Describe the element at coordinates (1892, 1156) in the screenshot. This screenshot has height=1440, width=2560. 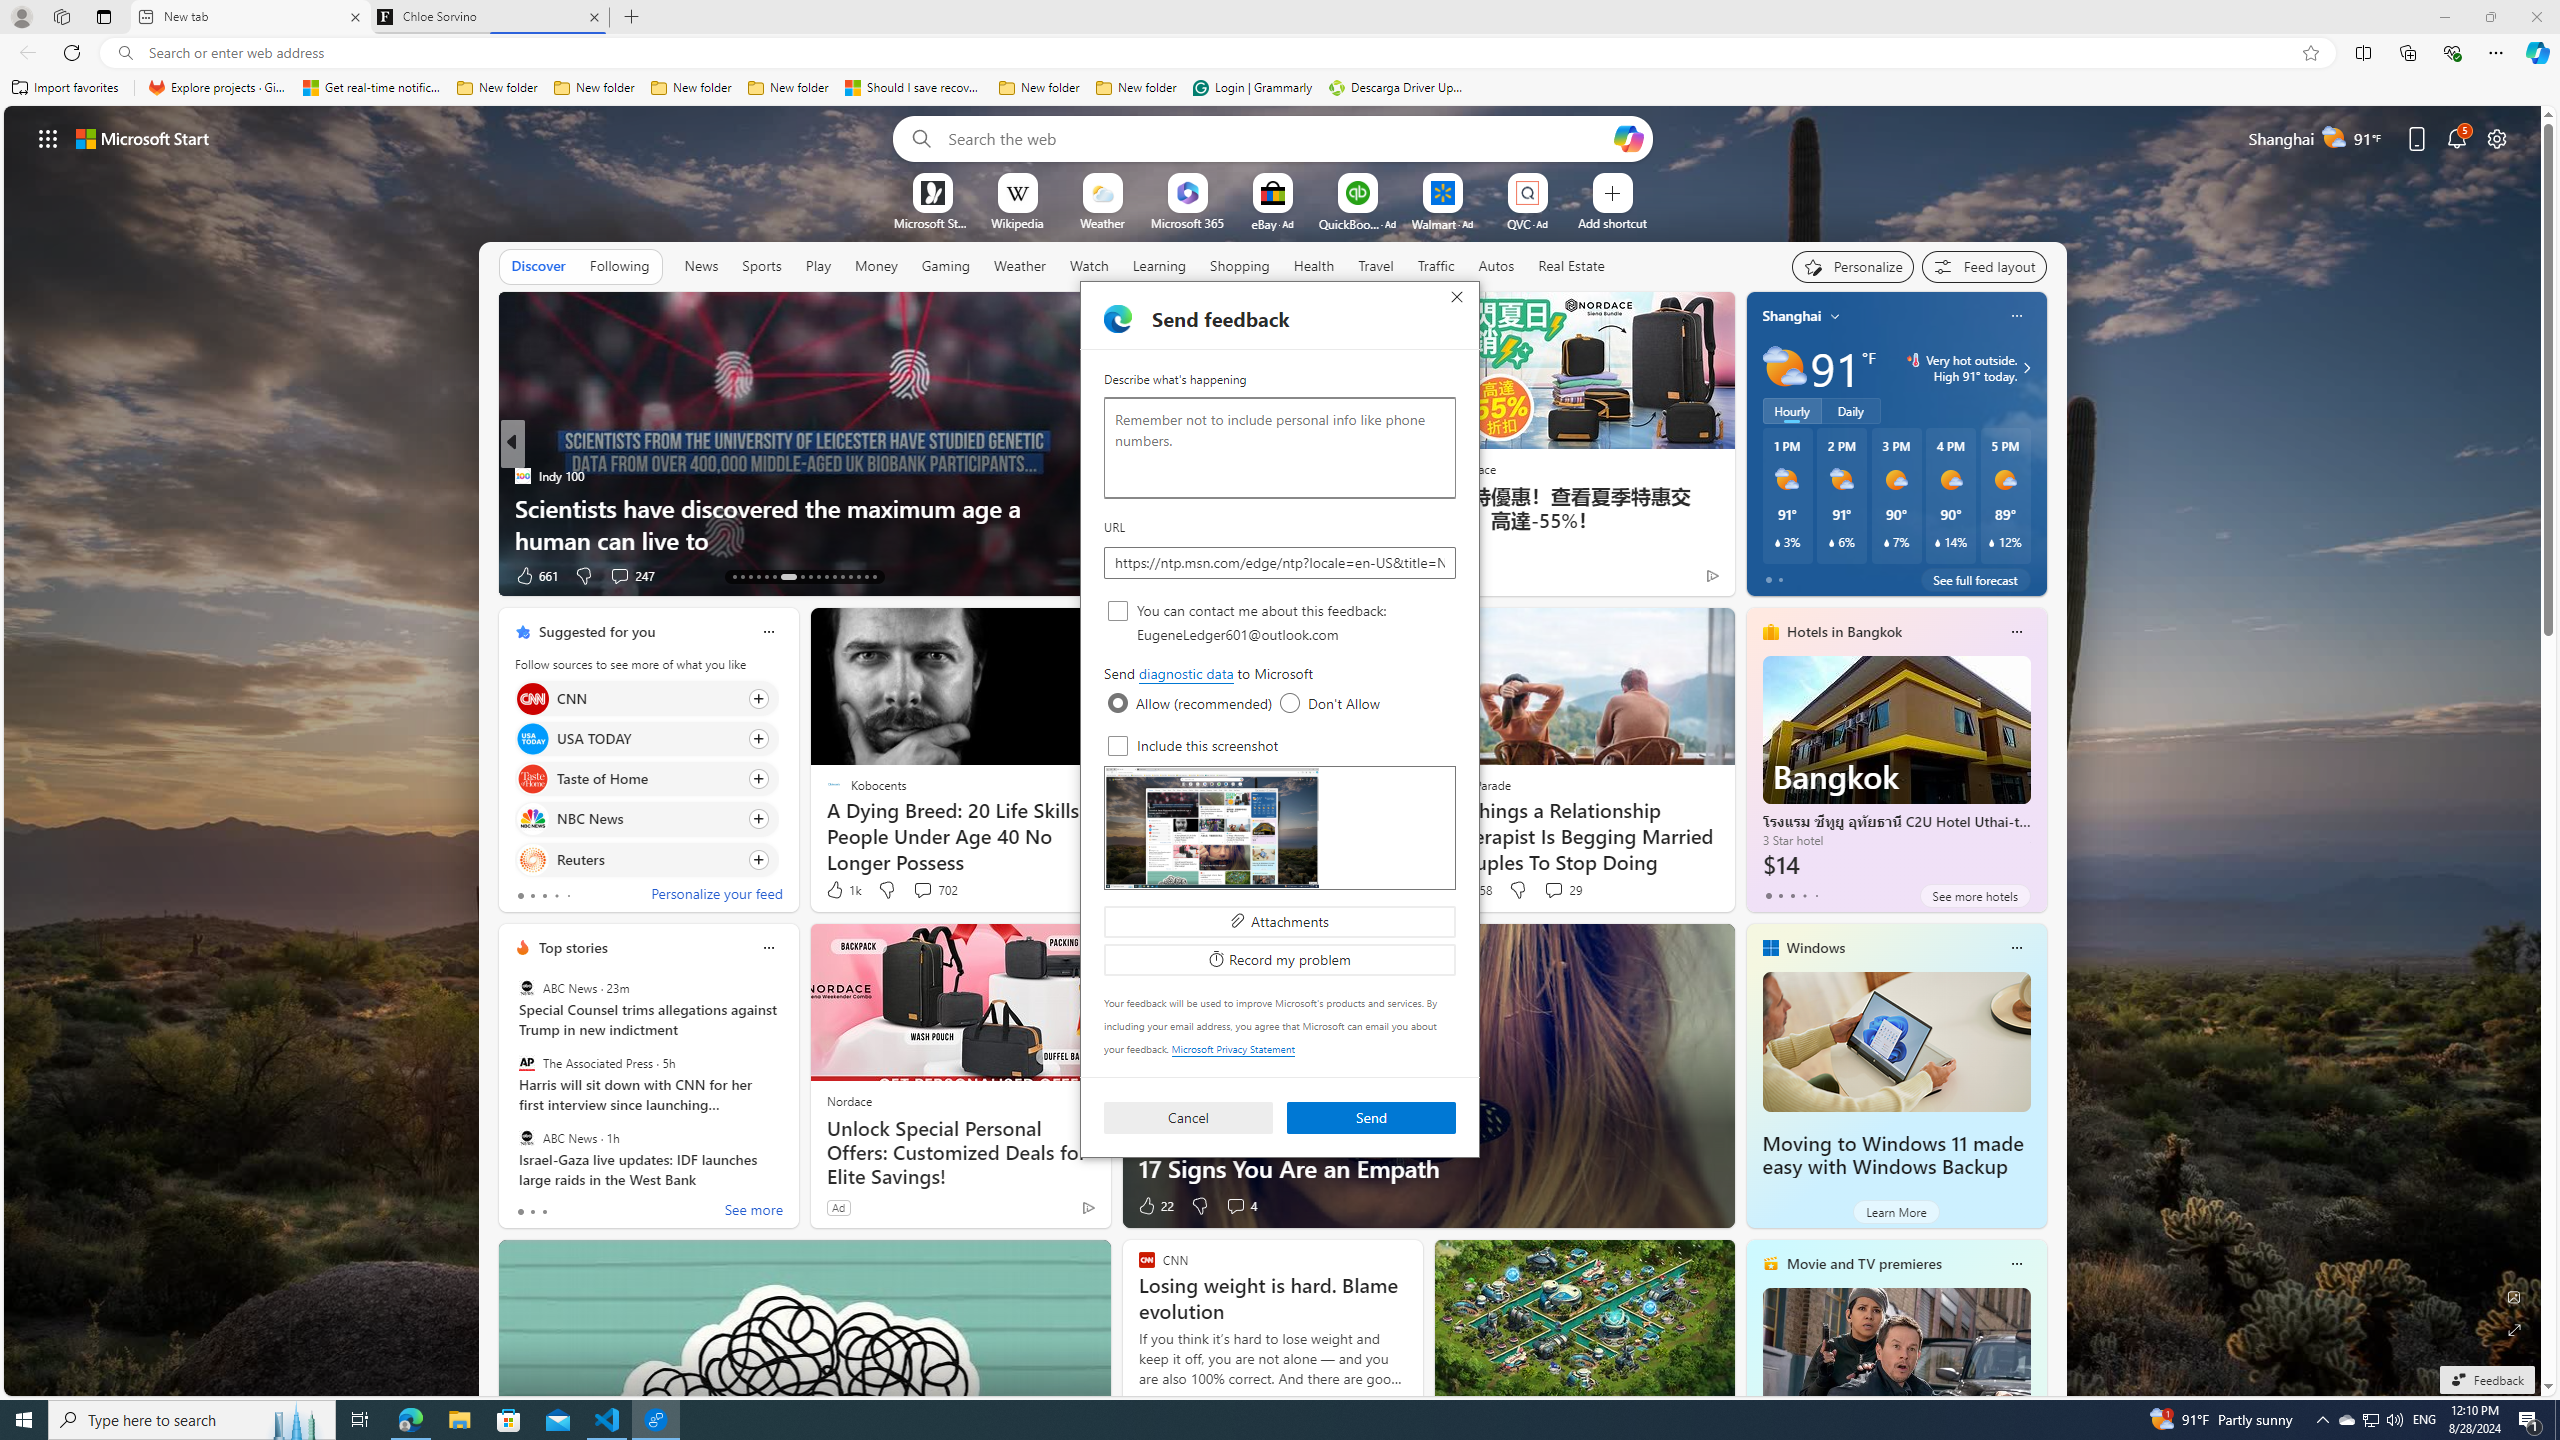
I see `'Moving to Windows 11 made easy with Windows Backup'` at that location.